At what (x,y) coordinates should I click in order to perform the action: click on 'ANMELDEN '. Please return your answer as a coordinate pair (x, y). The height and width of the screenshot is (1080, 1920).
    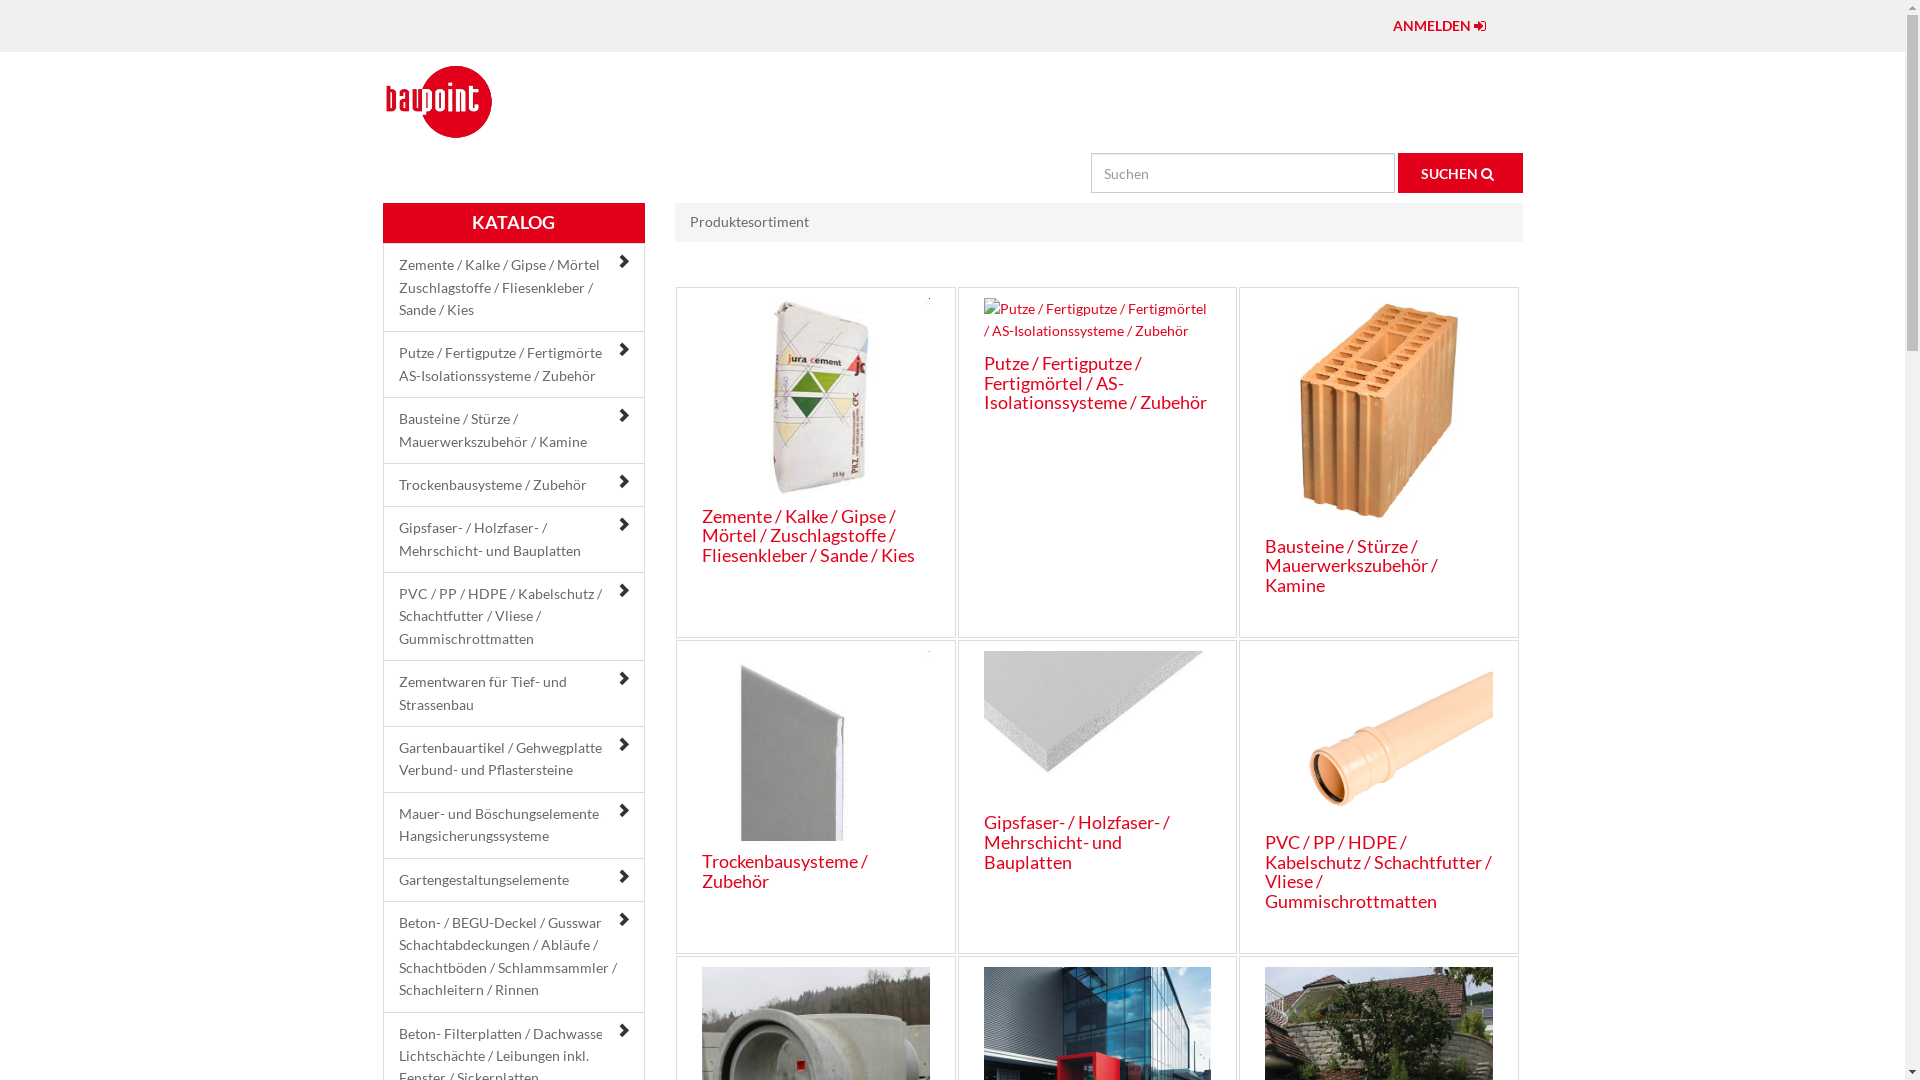
    Looking at the image, I should click on (1442, 26).